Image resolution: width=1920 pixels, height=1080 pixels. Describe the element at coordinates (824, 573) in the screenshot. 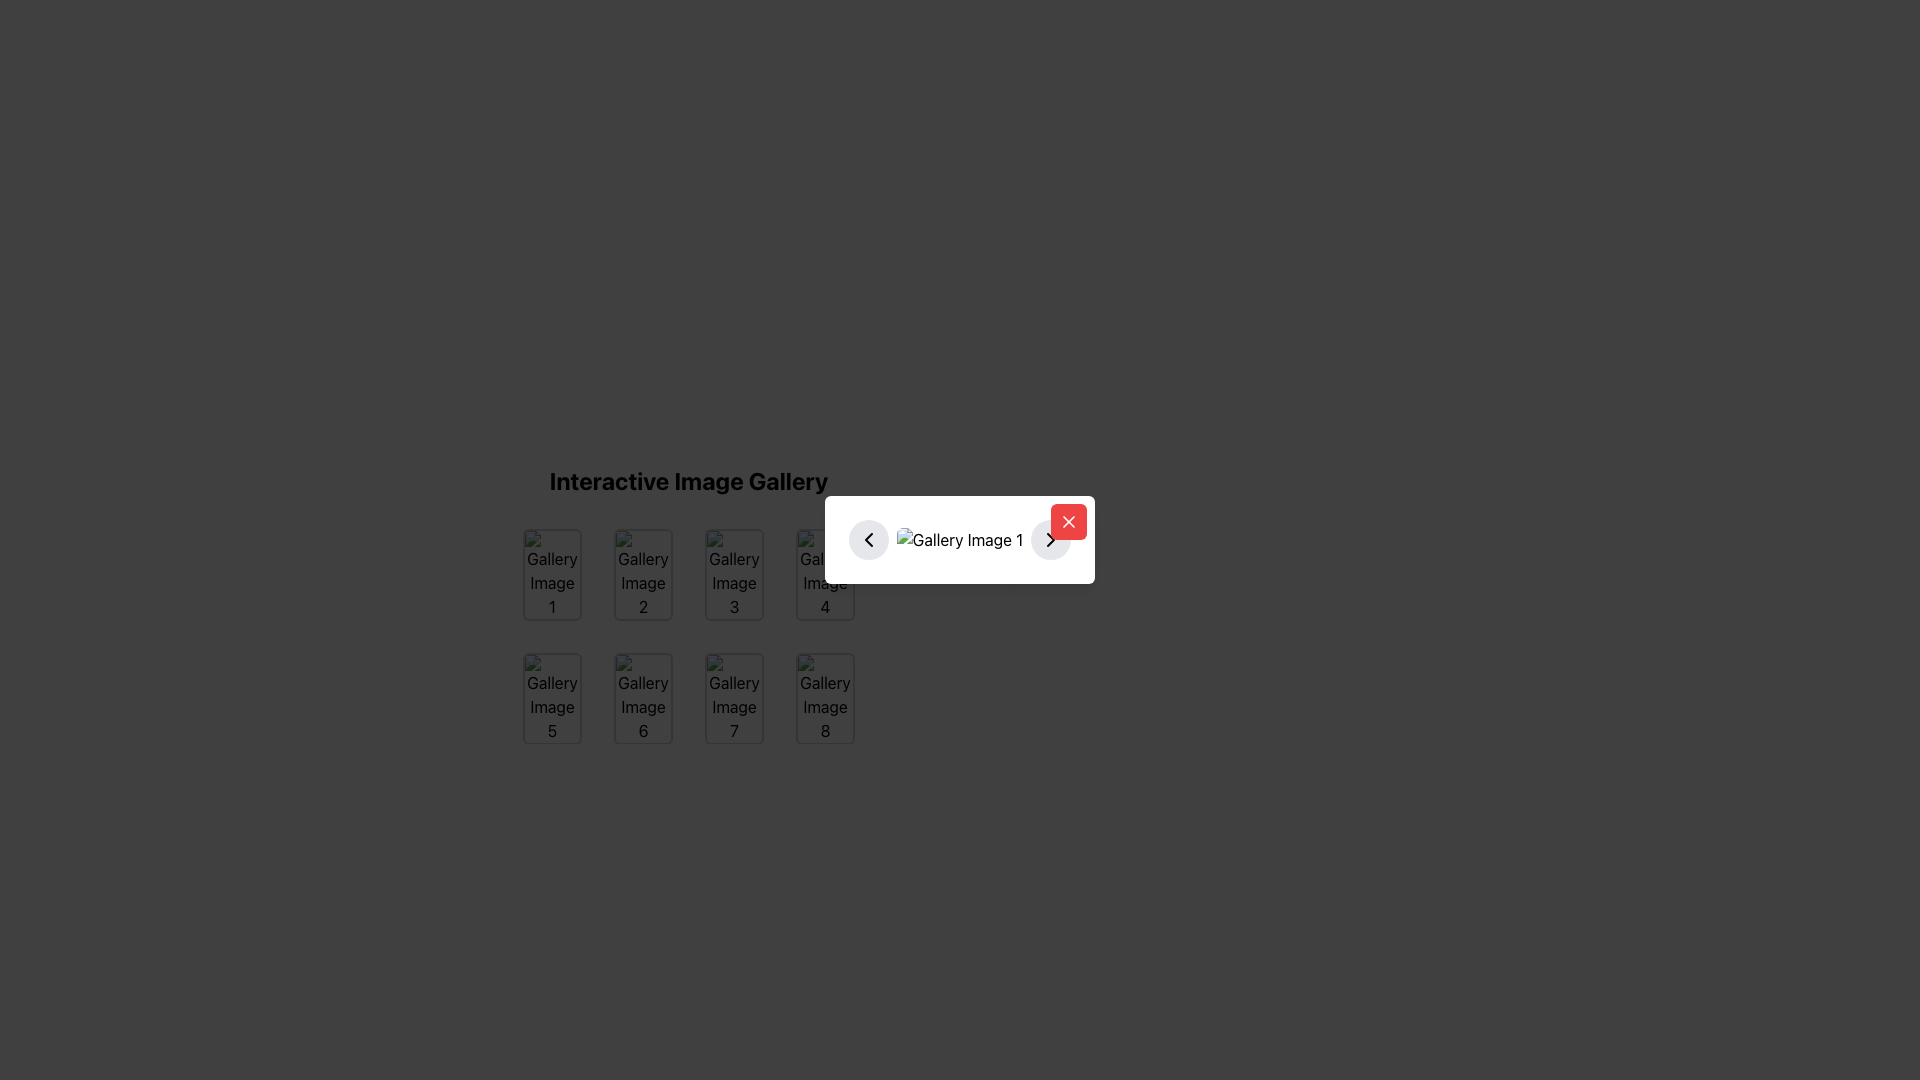

I see `the circular element representing the circular part of the zoom-in symbol within the SVG graphic component` at that location.